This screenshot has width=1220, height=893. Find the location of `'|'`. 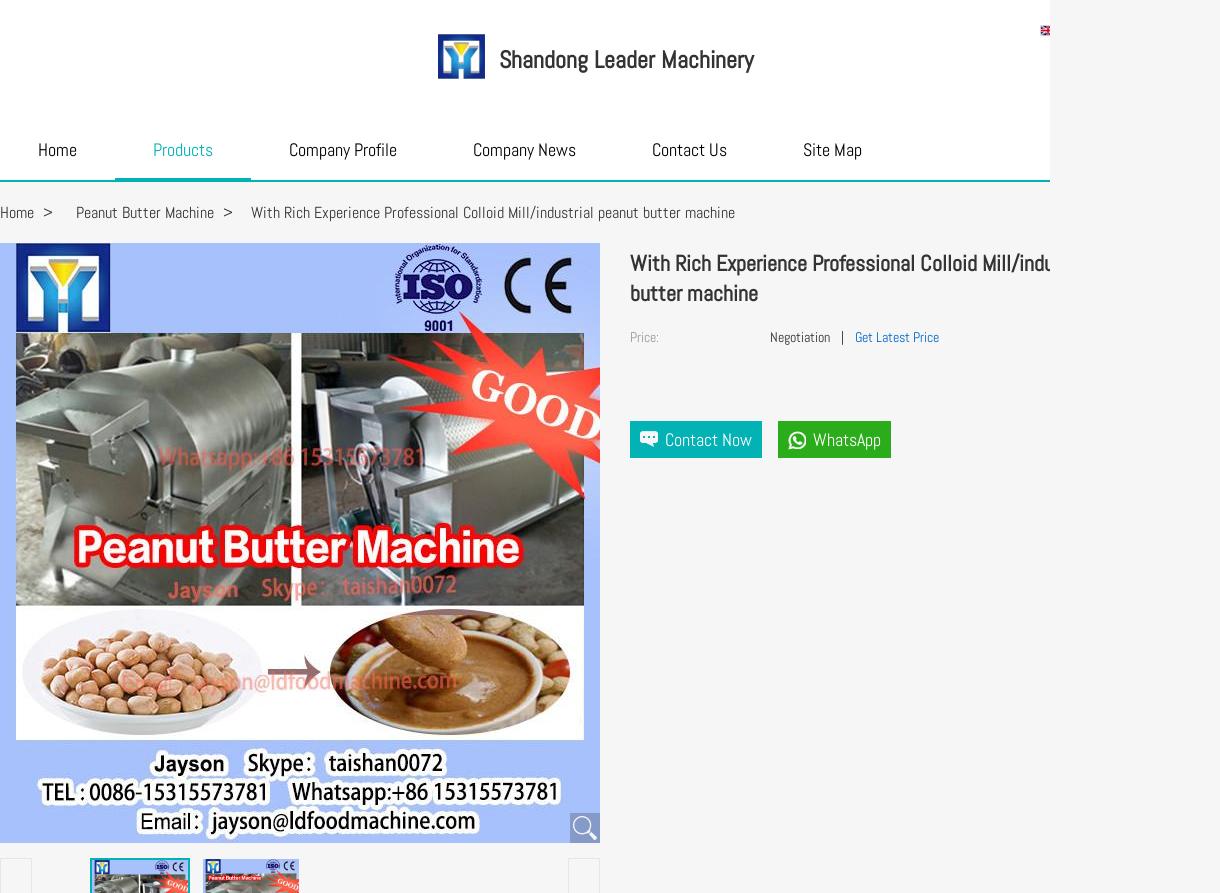

'|' is located at coordinates (840, 337).